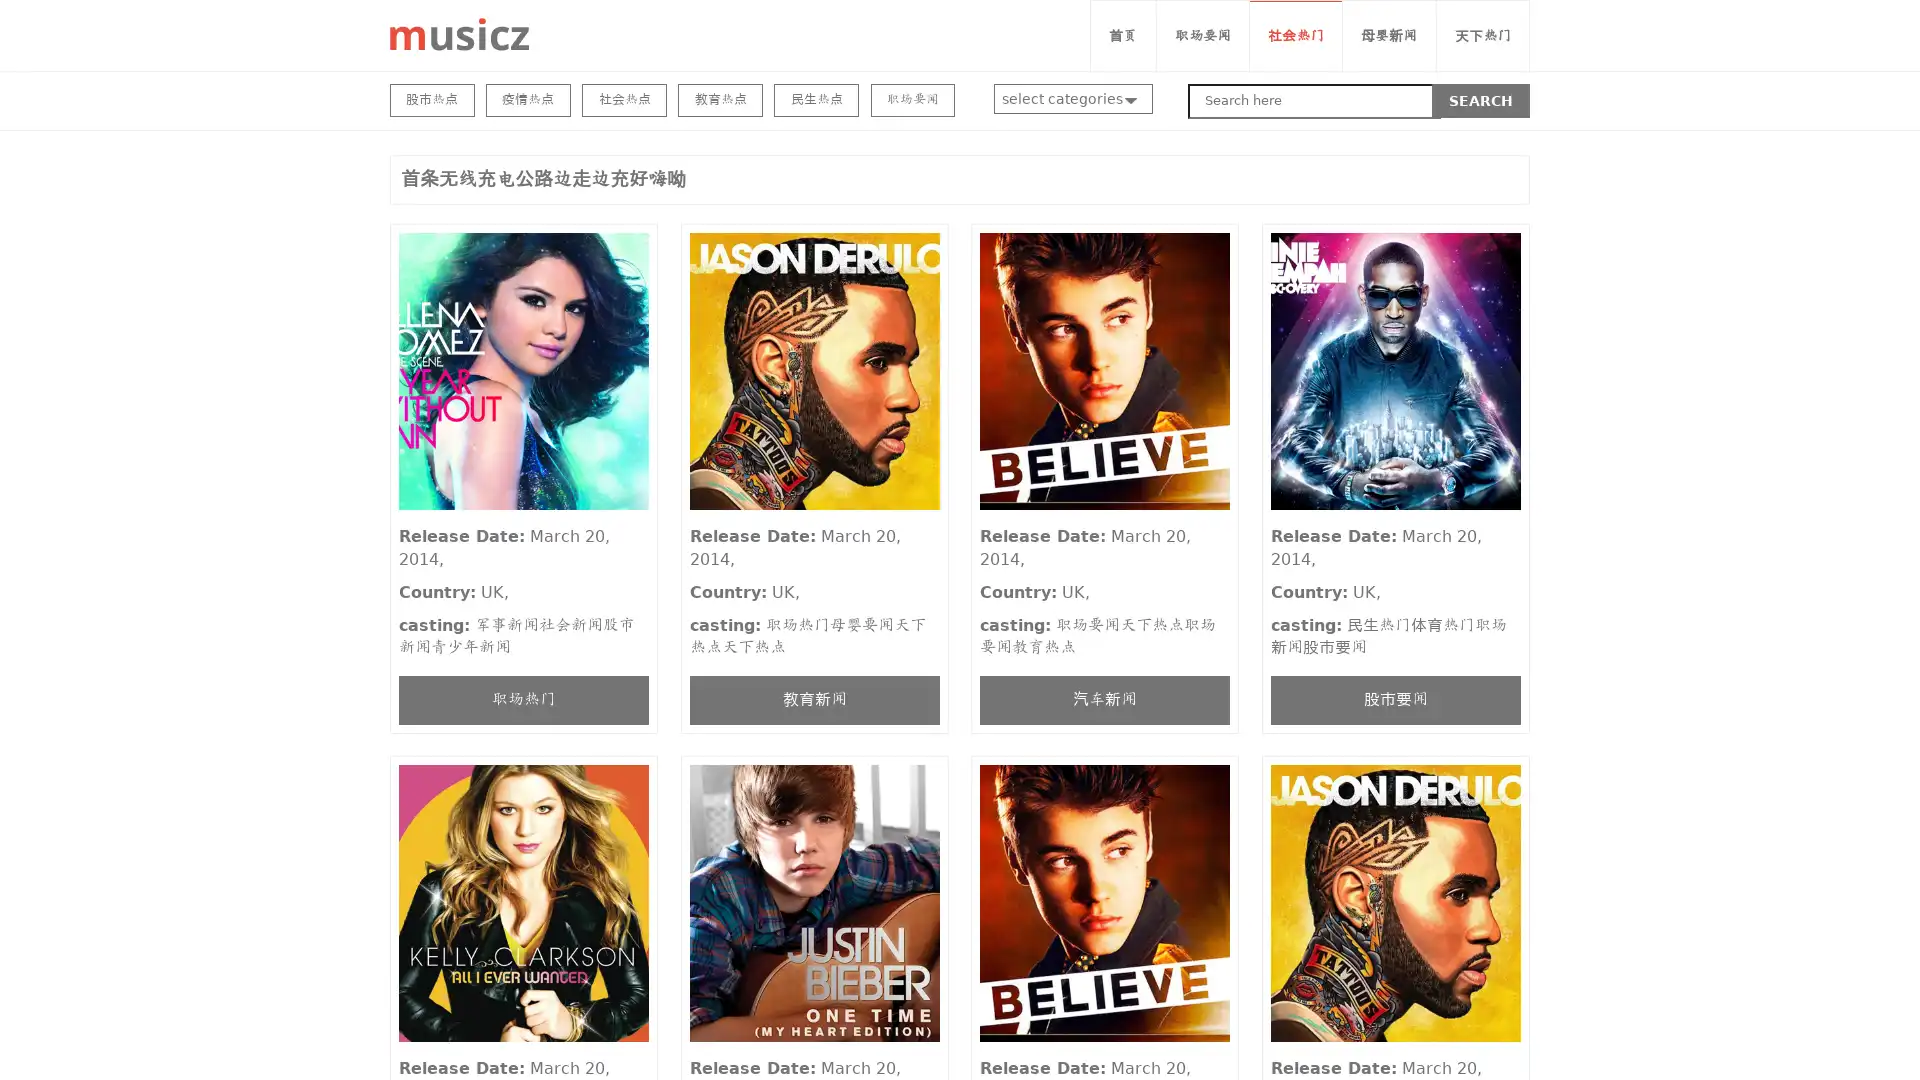 This screenshot has height=1080, width=1920. I want to click on search, so click(1481, 100).